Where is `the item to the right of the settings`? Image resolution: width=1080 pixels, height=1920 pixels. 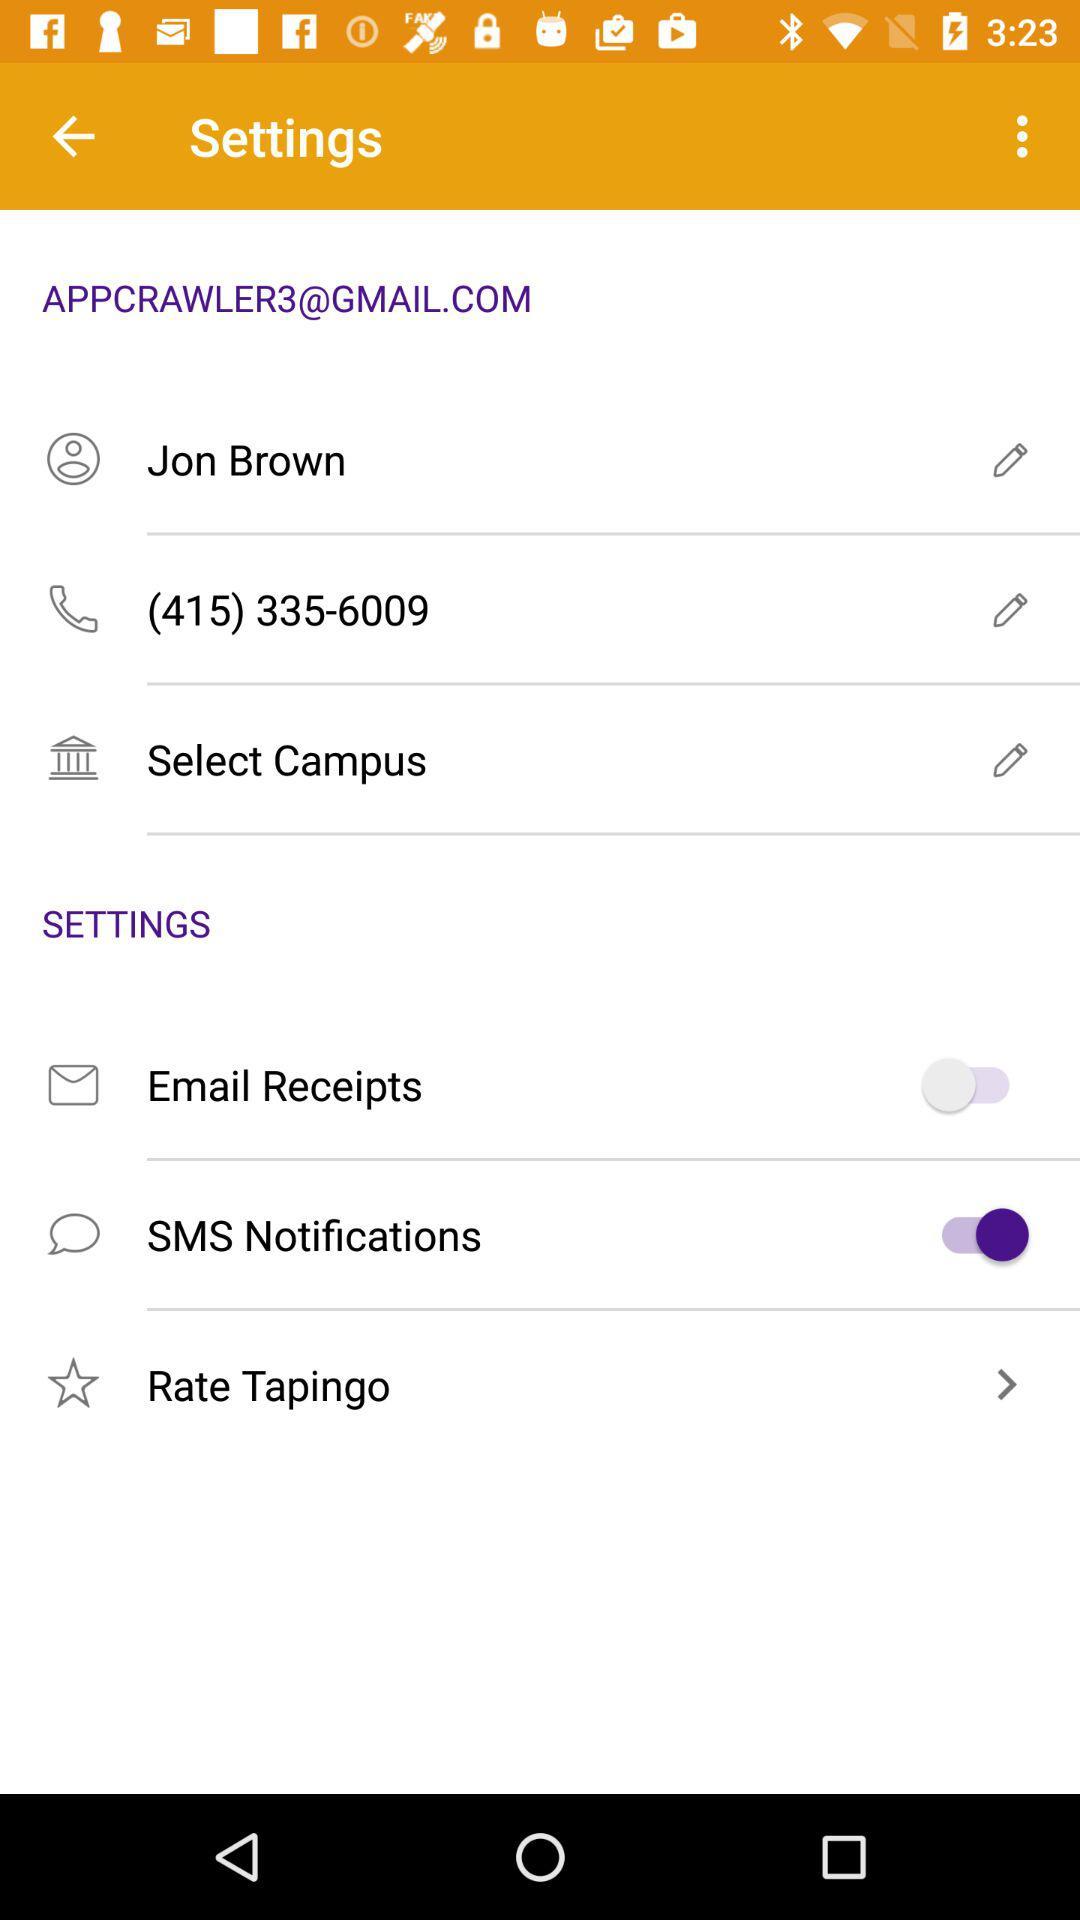 the item to the right of the settings is located at coordinates (1027, 135).